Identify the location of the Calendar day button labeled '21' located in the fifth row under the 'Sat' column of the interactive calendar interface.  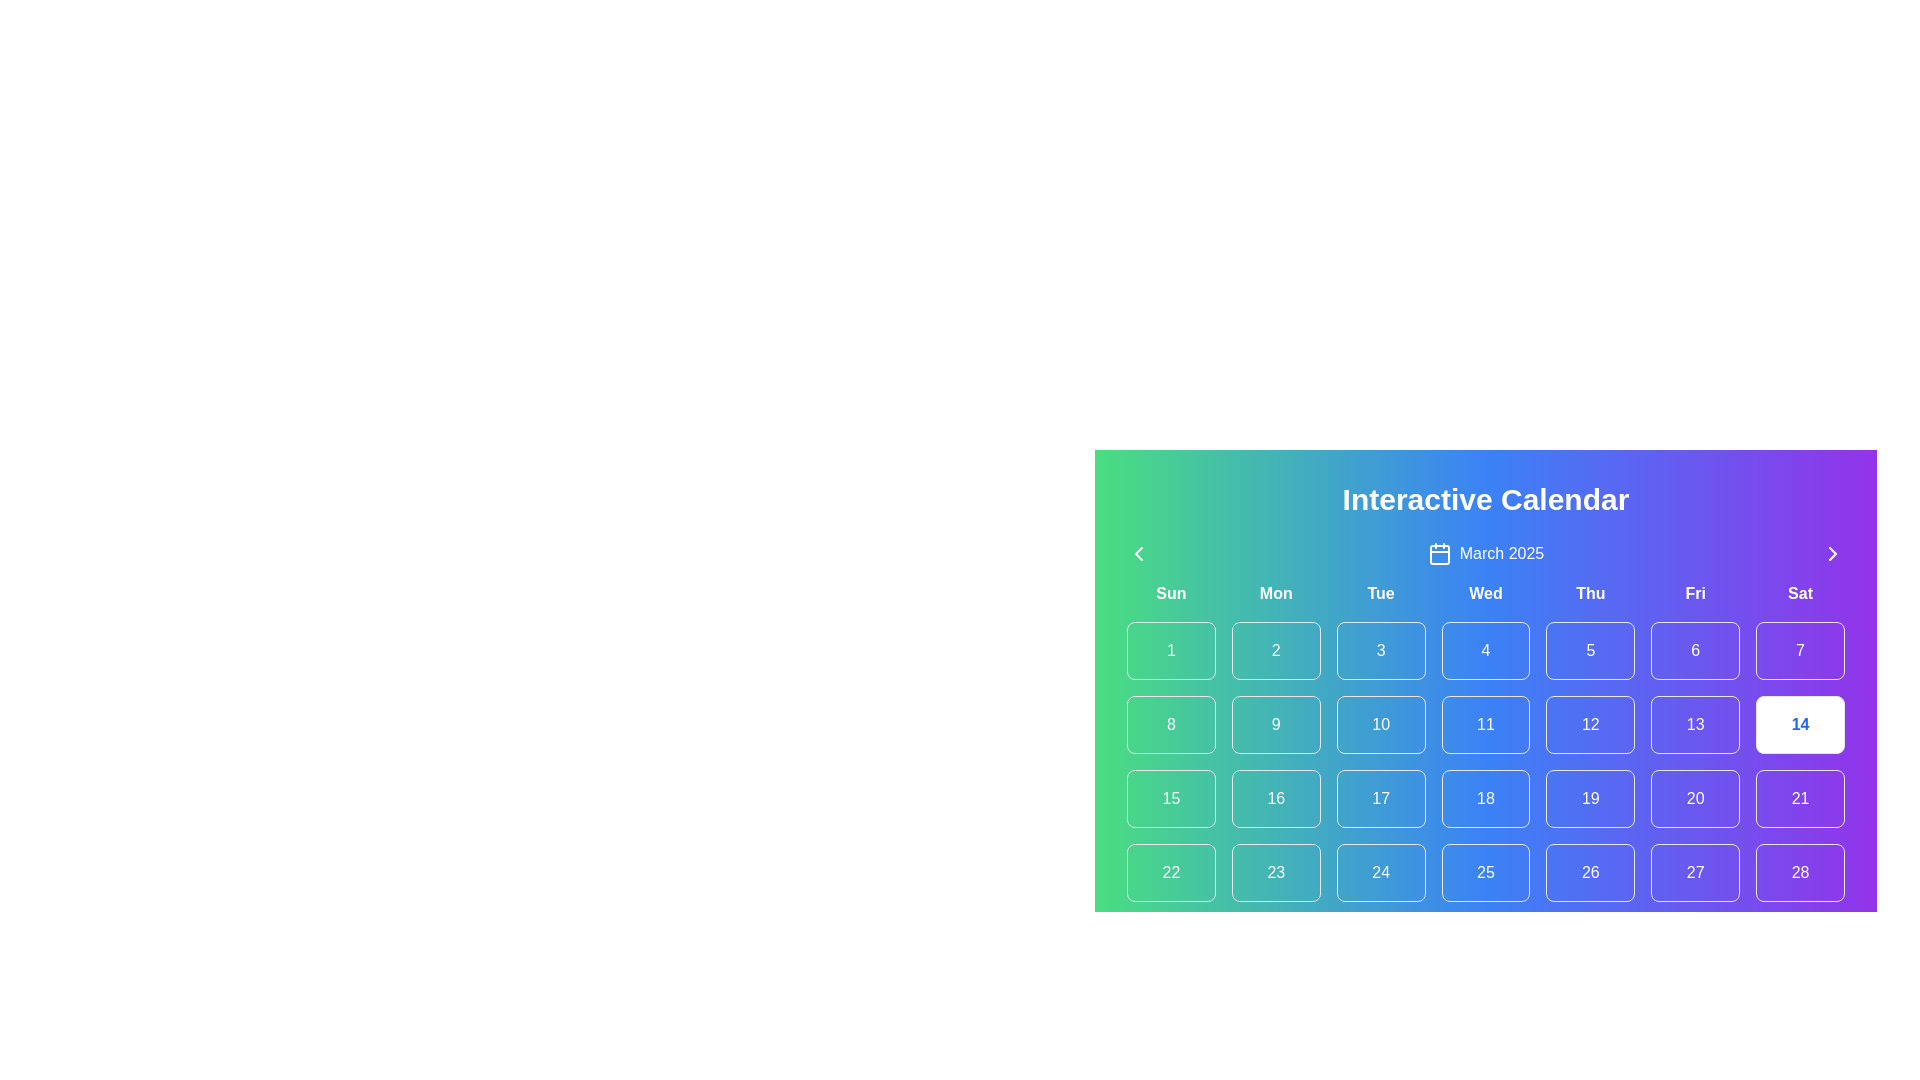
(1800, 797).